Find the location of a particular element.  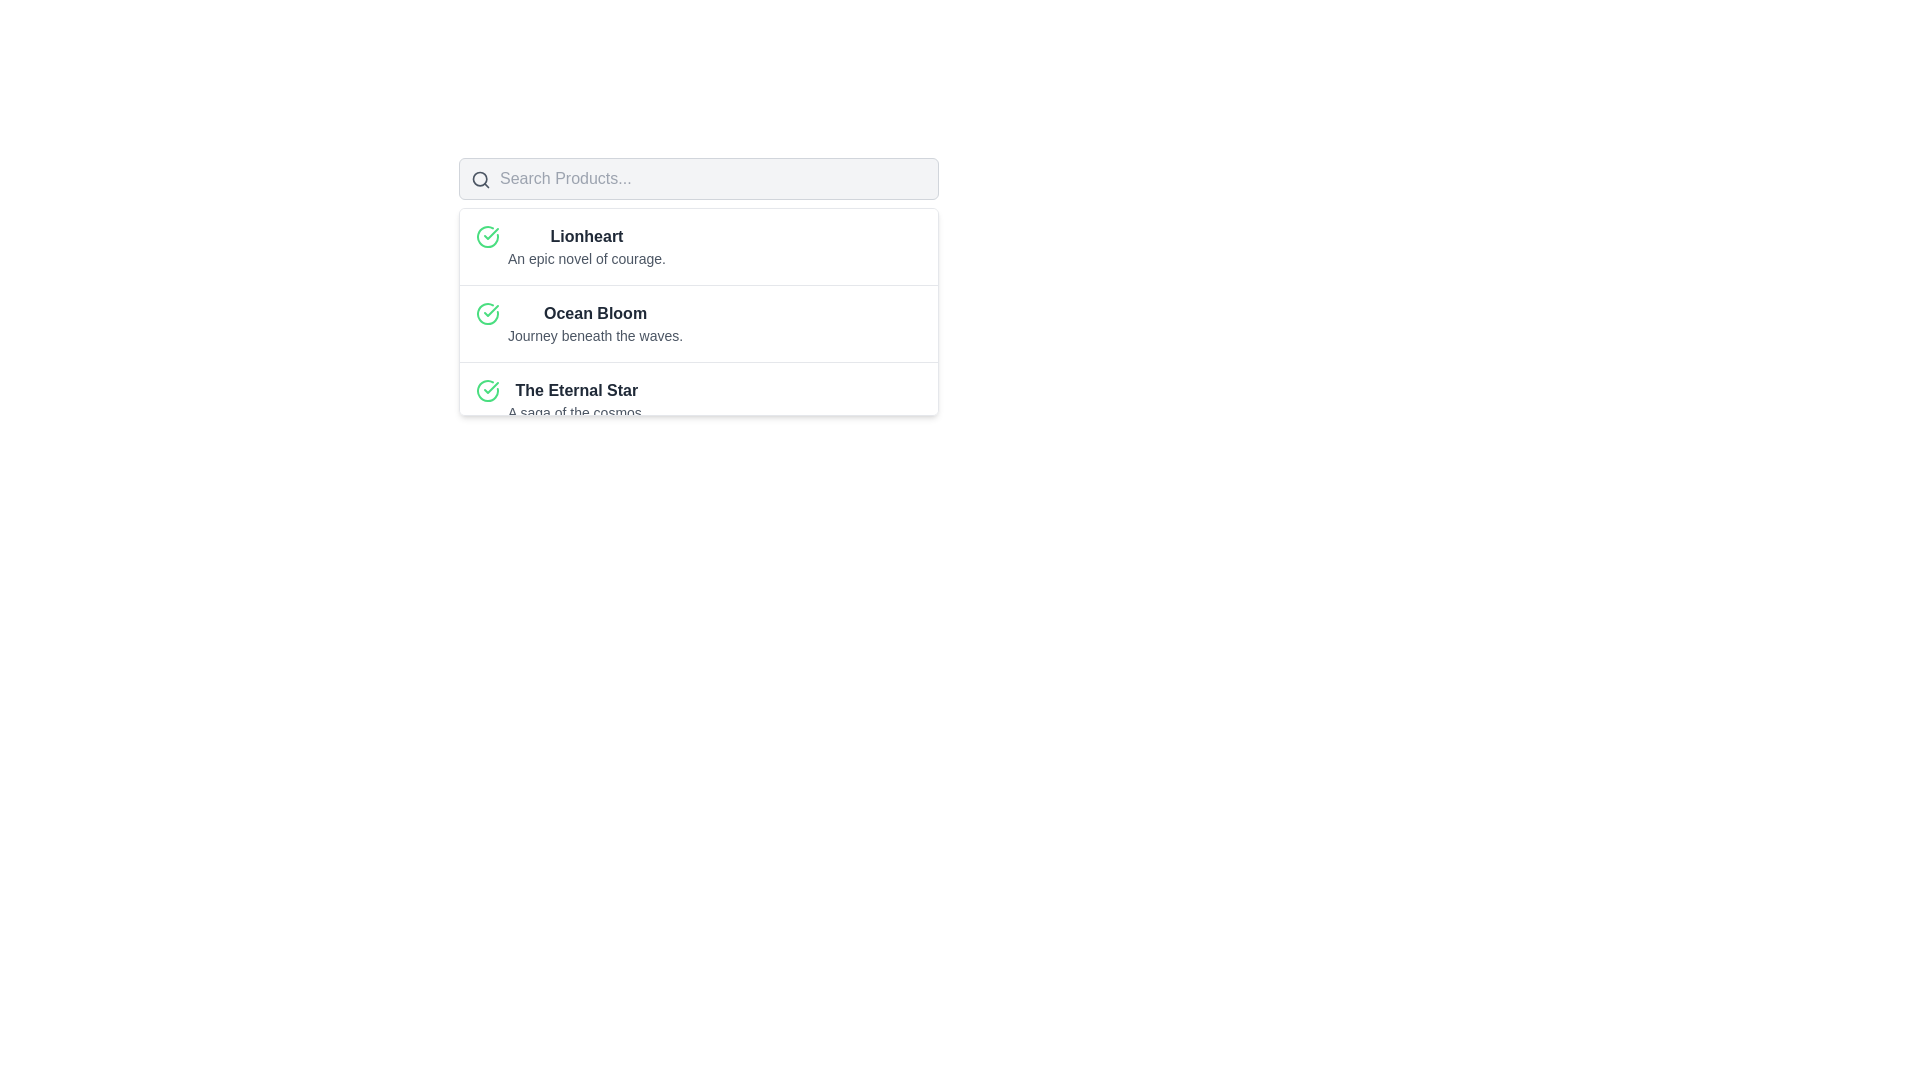

to select the second item in the list, 'Ocean Bloom', which has the subtitle 'Journey beneath the waves' is located at coordinates (699, 312).